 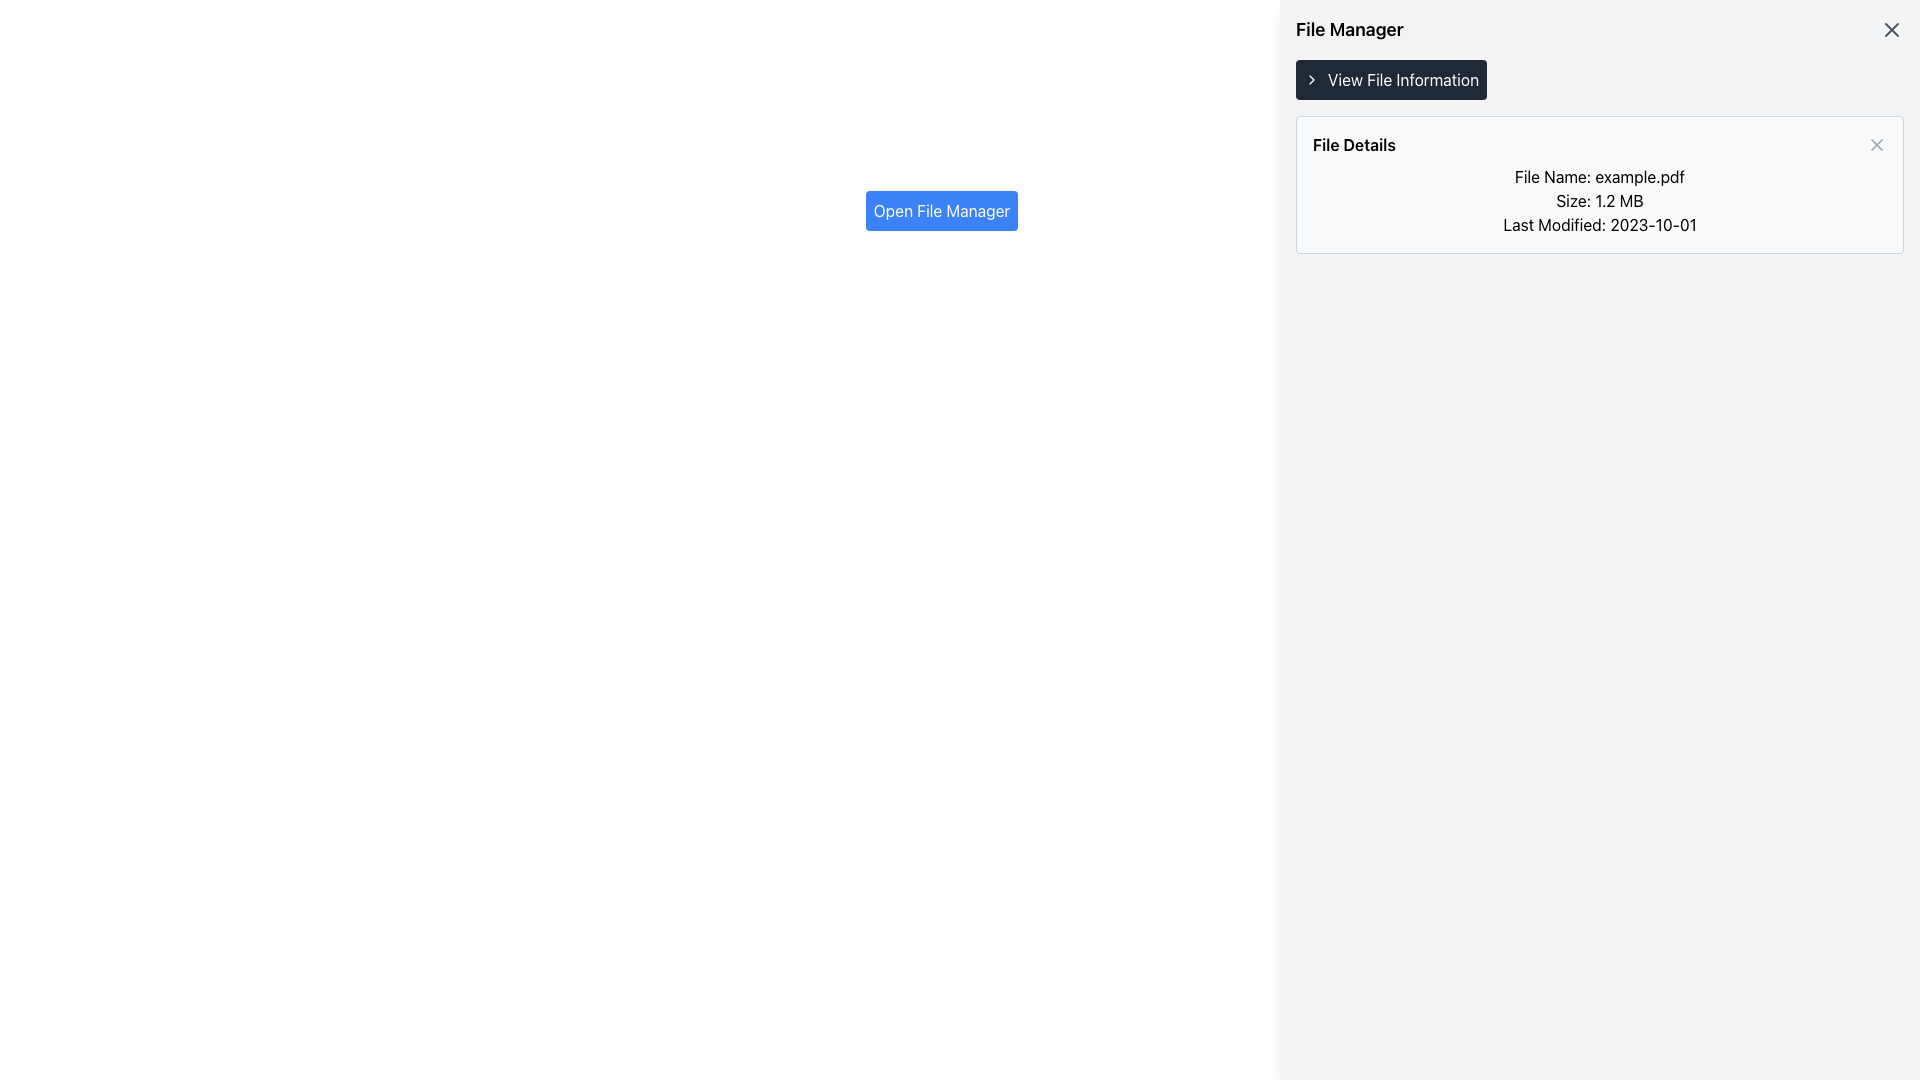 What do you see at coordinates (1875, 144) in the screenshot?
I see `the close button icon (cross symbol) located at the far right of the 'File Details' header` at bounding box center [1875, 144].